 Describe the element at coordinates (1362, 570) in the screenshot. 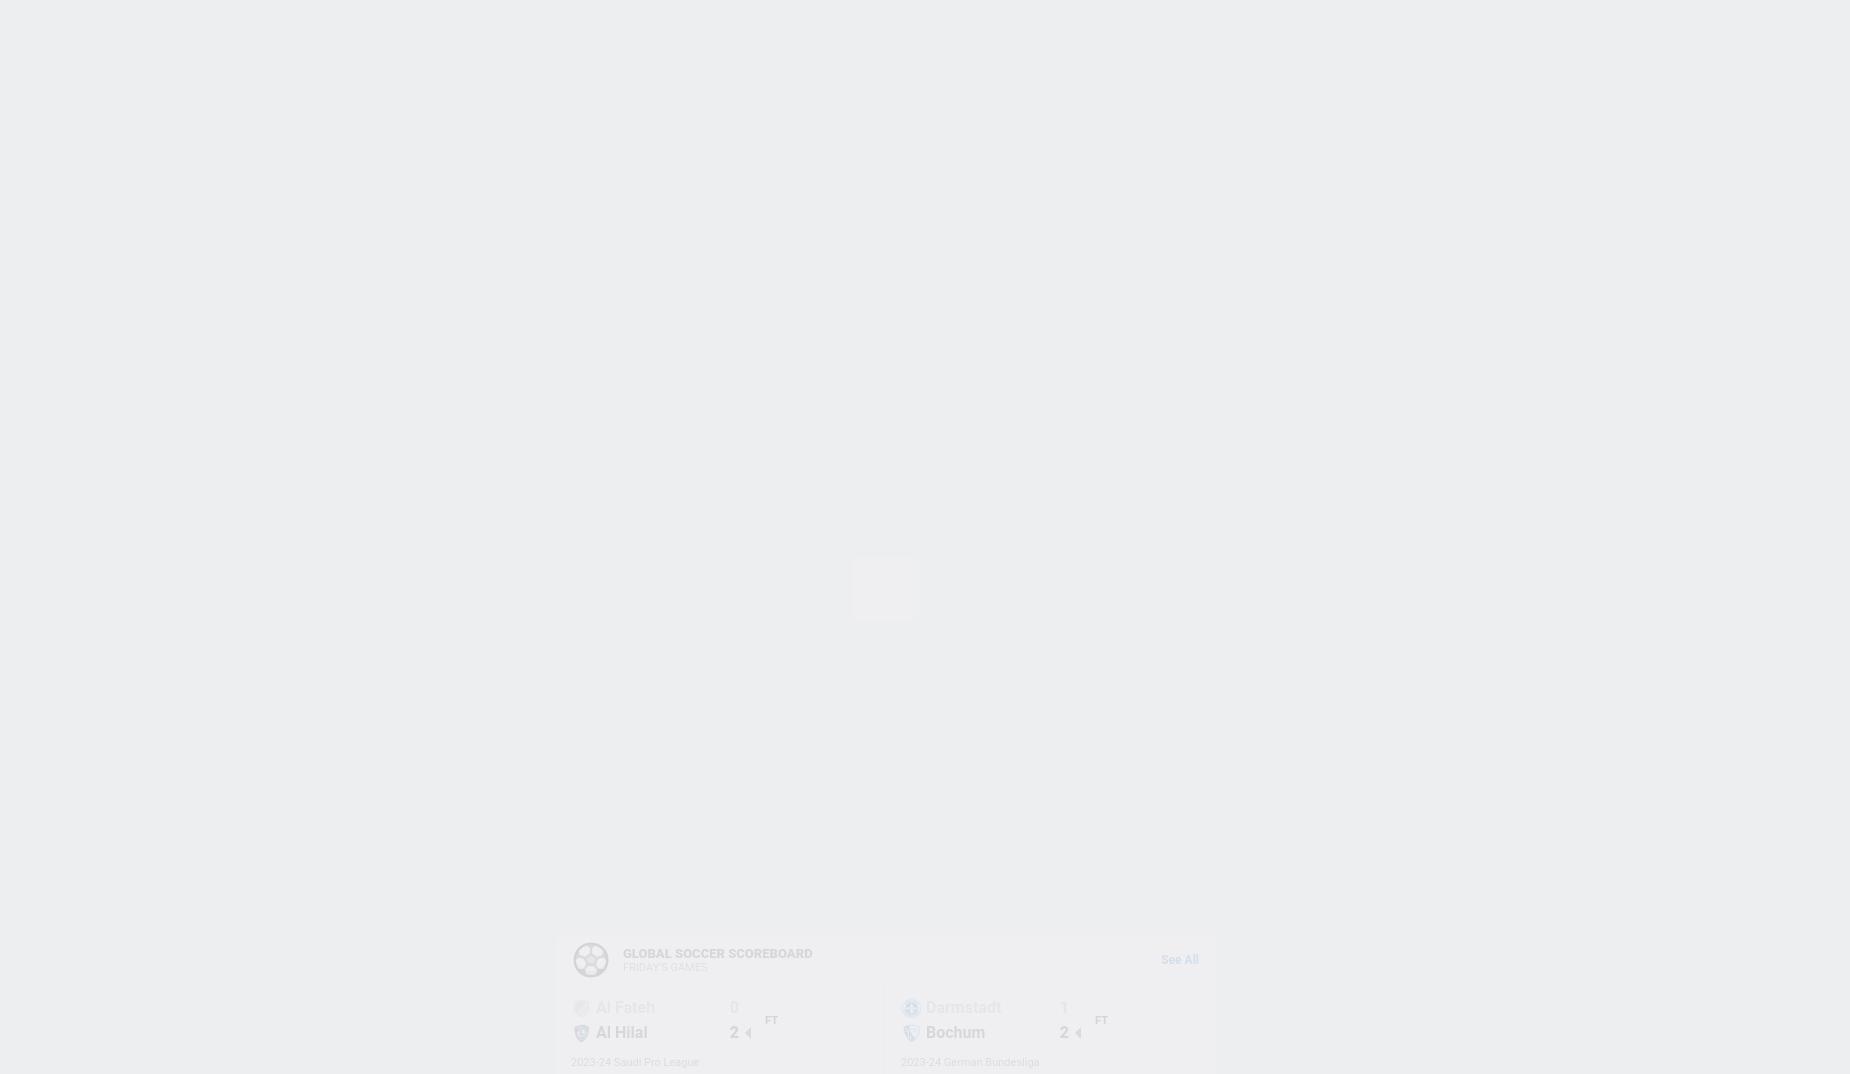

I see `'© ESPN Enterprises, Inc. All rights reserved.'` at that location.